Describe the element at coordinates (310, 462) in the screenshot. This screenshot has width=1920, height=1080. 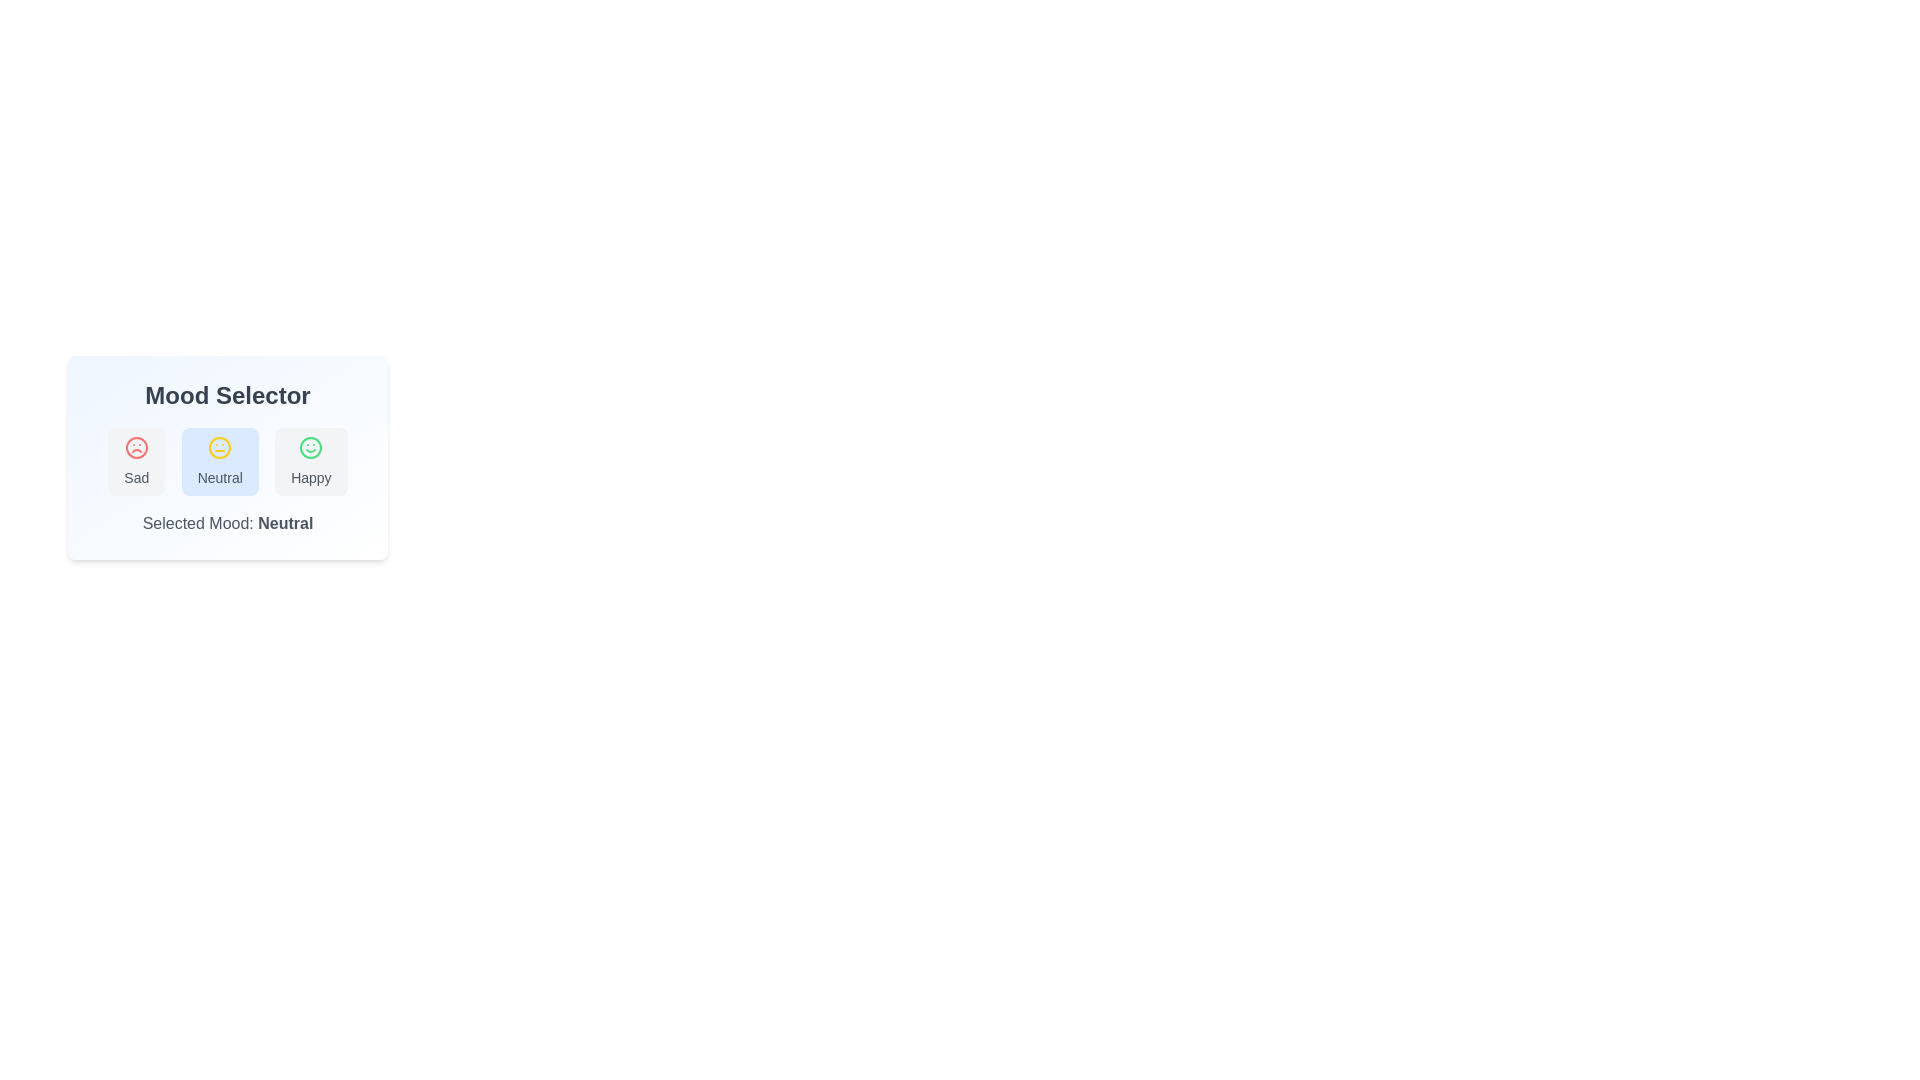
I see `the mood option Happy to select it` at that location.